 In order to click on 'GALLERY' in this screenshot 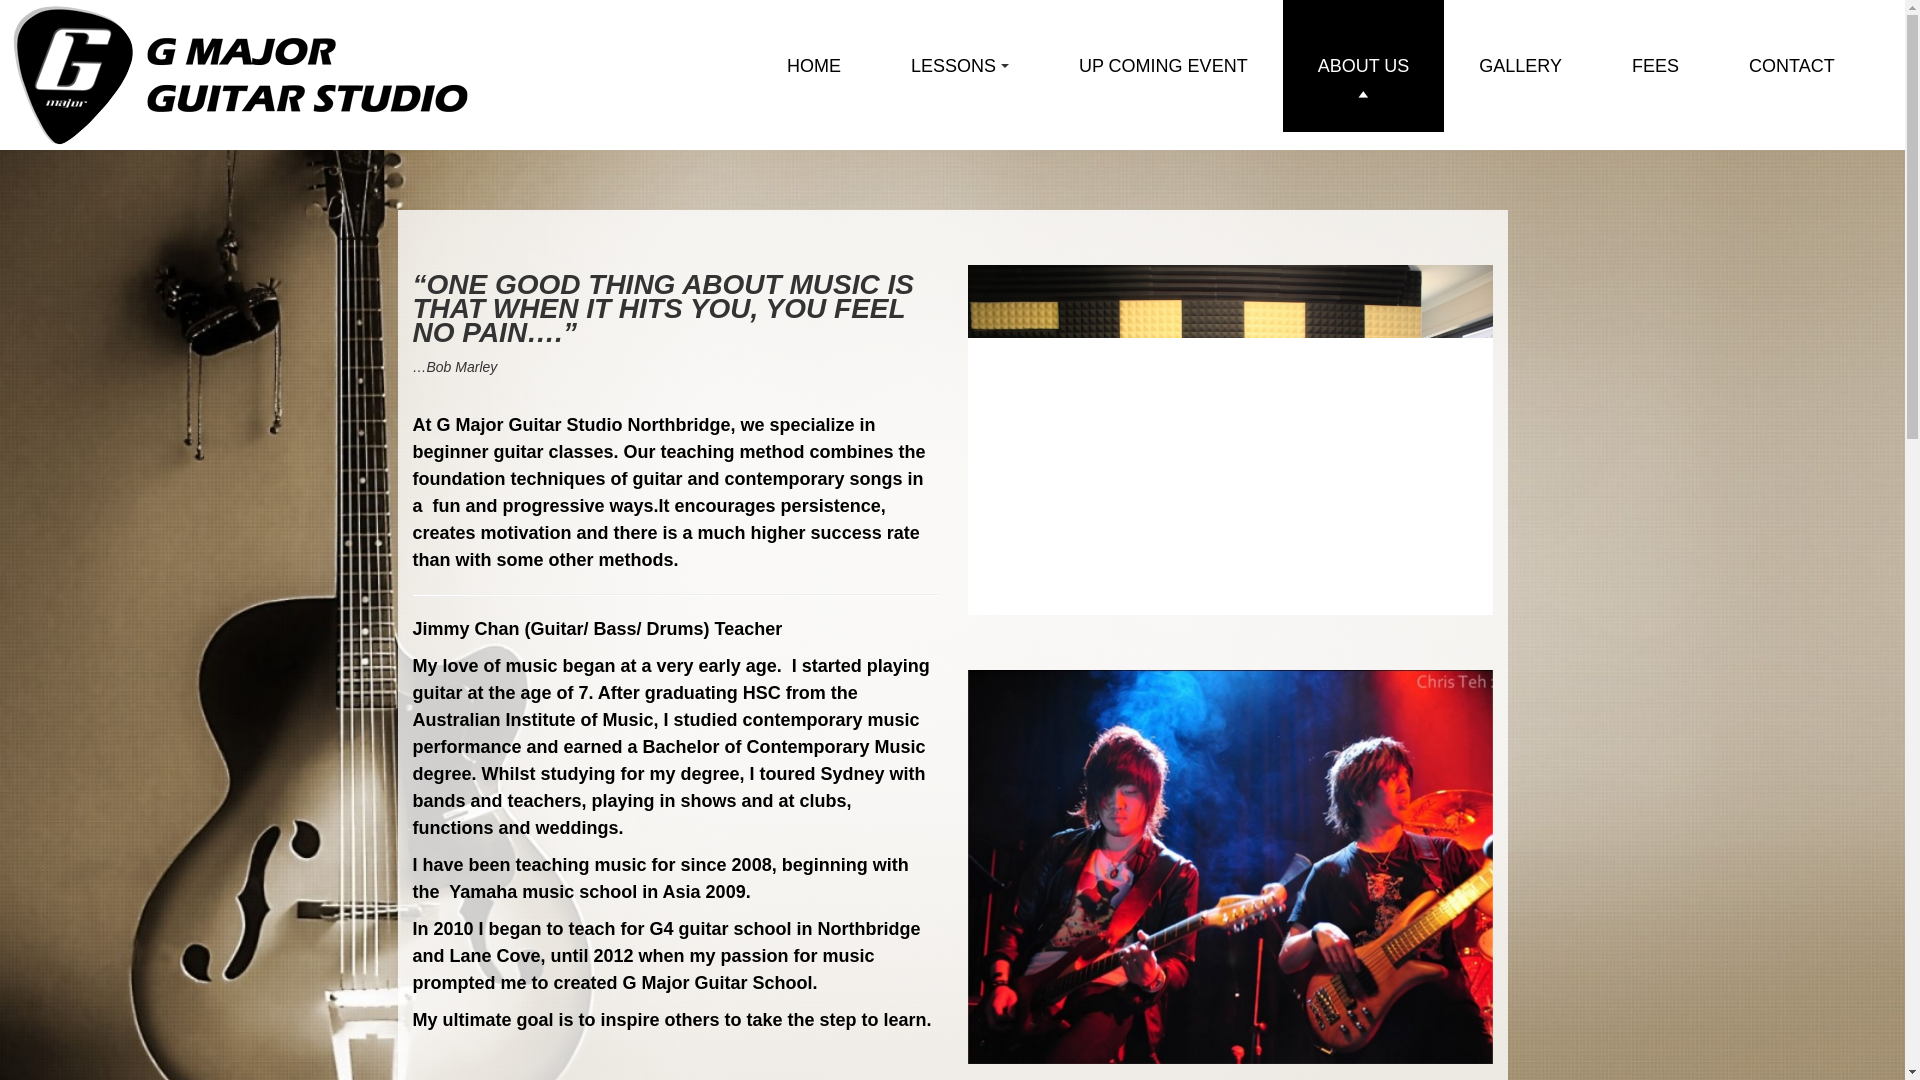, I will do `click(1520, 64)`.